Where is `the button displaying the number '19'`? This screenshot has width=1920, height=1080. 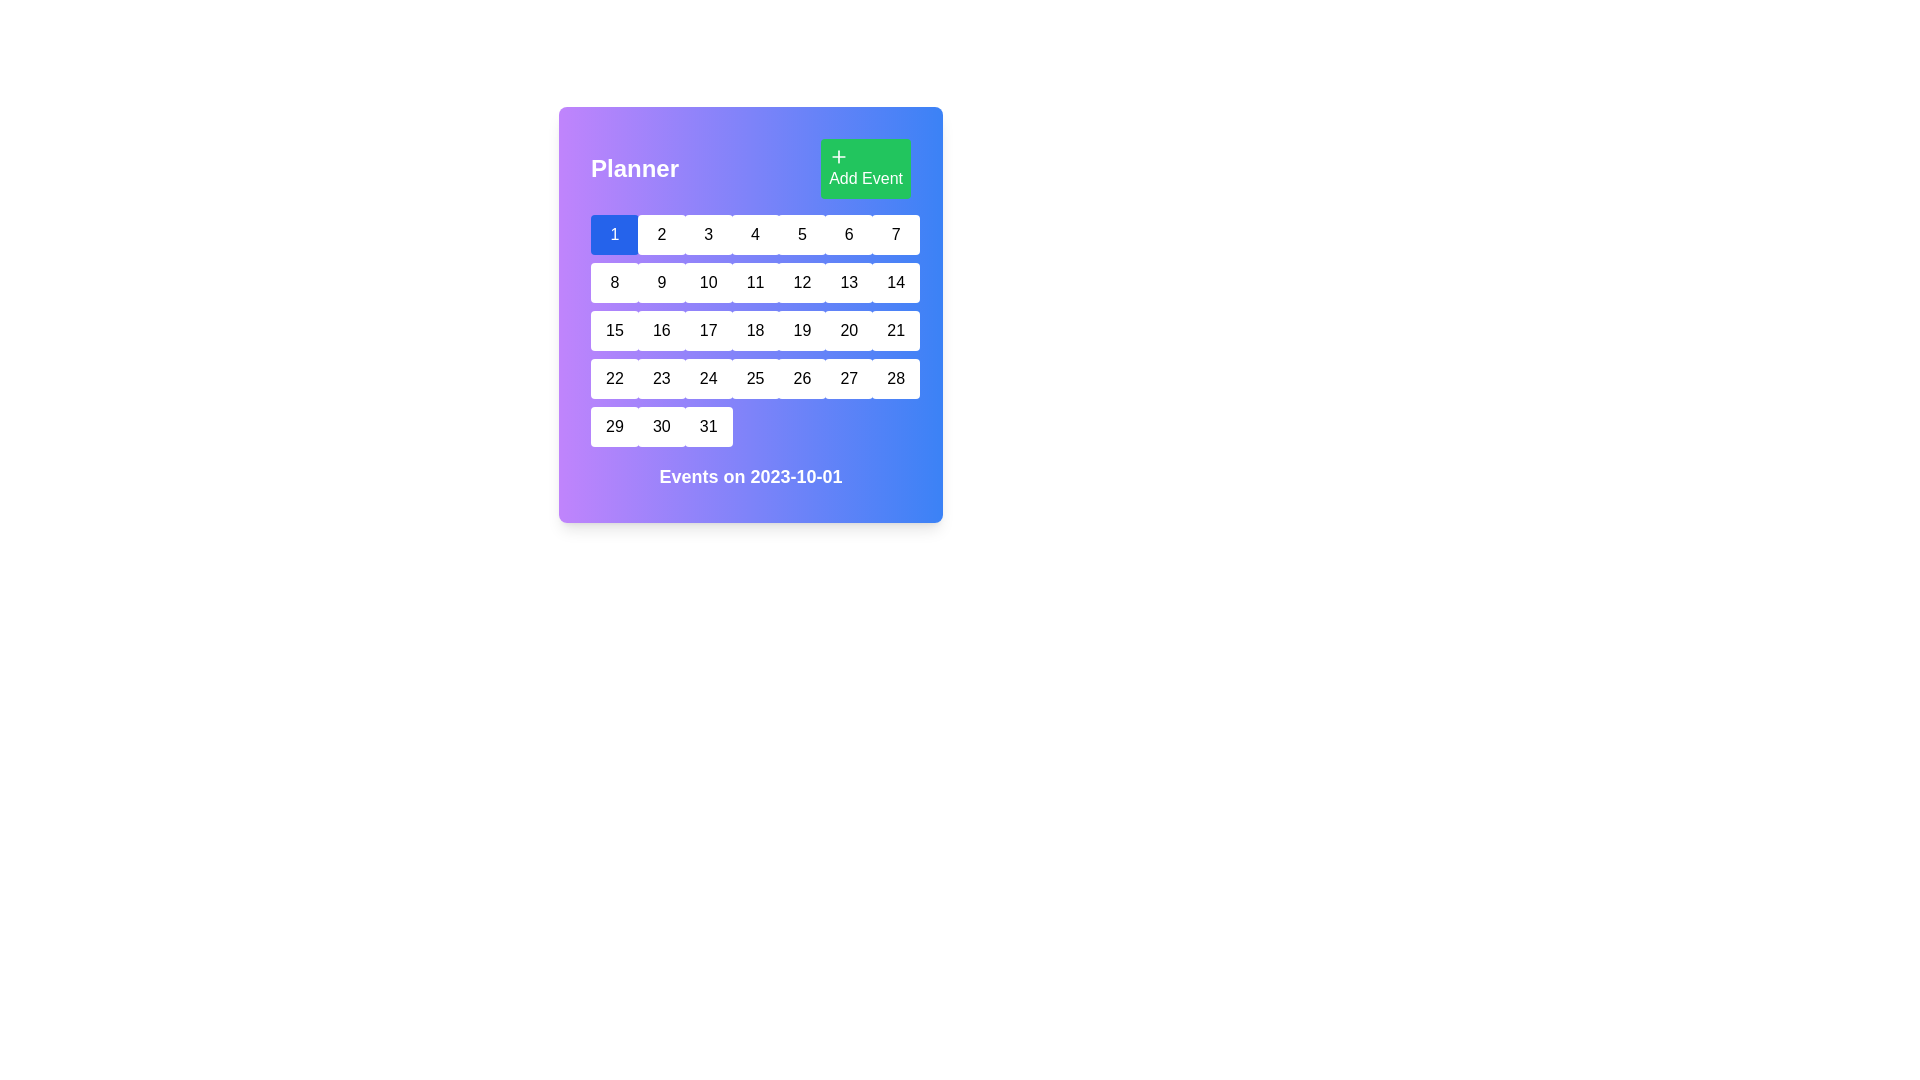
the button displaying the number '19' is located at coordinates (802, 330).